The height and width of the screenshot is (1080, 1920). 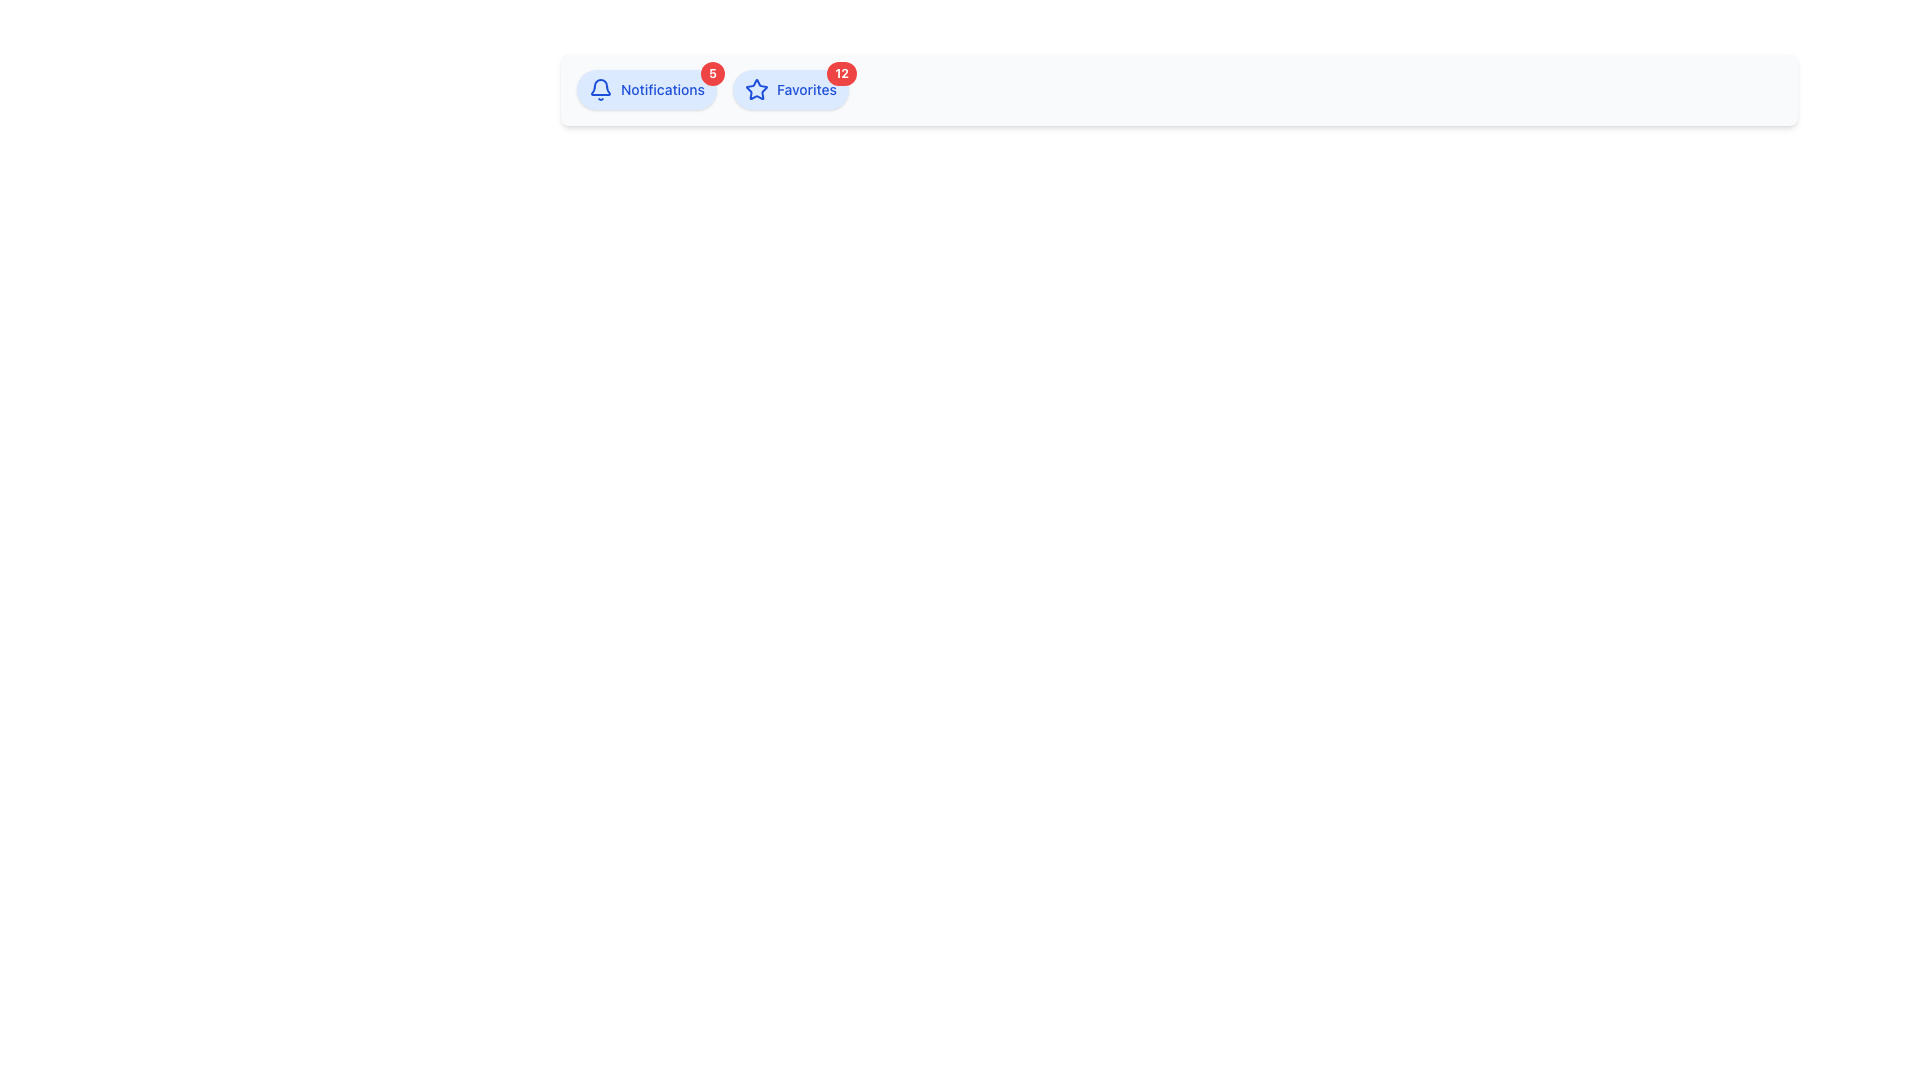 I want to click on the numerical notification badge that overlays the 'Favorites' button, so click(x=841, y=72).